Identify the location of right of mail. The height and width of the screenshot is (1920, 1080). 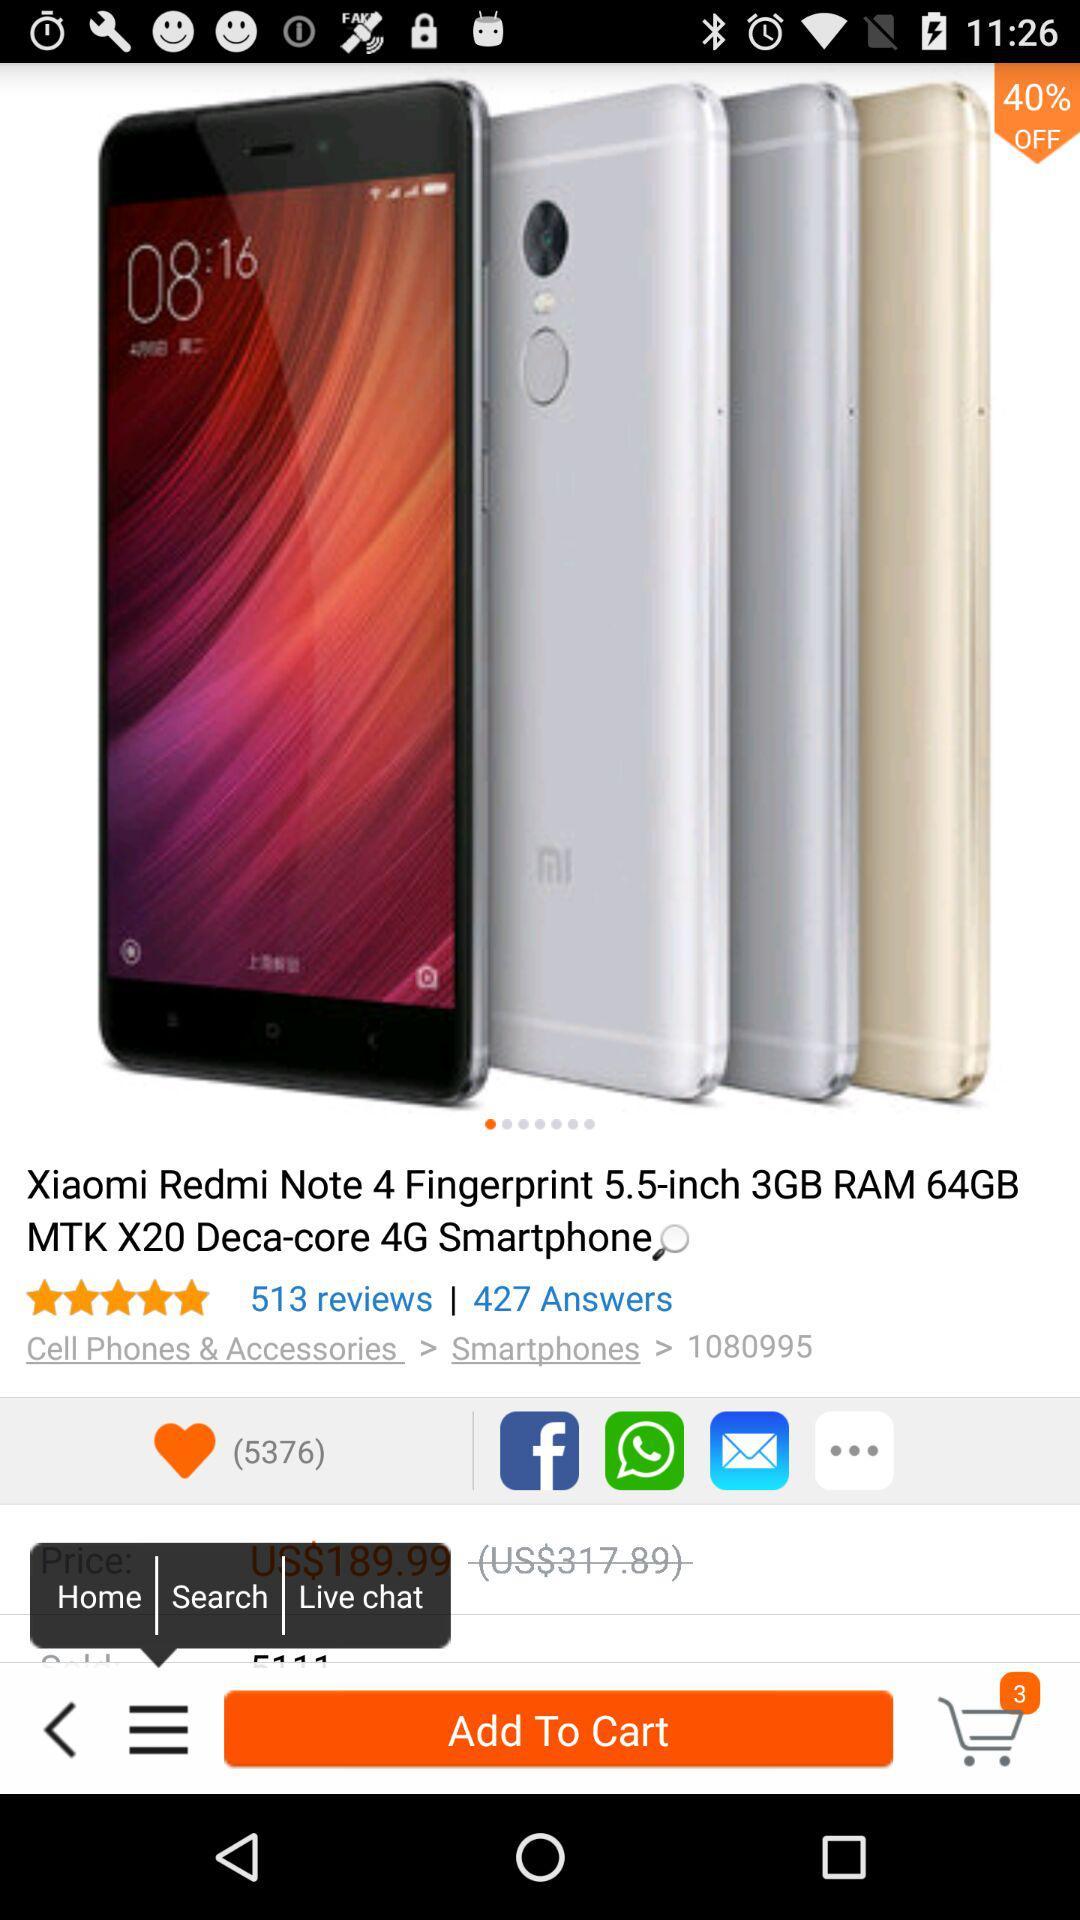
(854, 1450).